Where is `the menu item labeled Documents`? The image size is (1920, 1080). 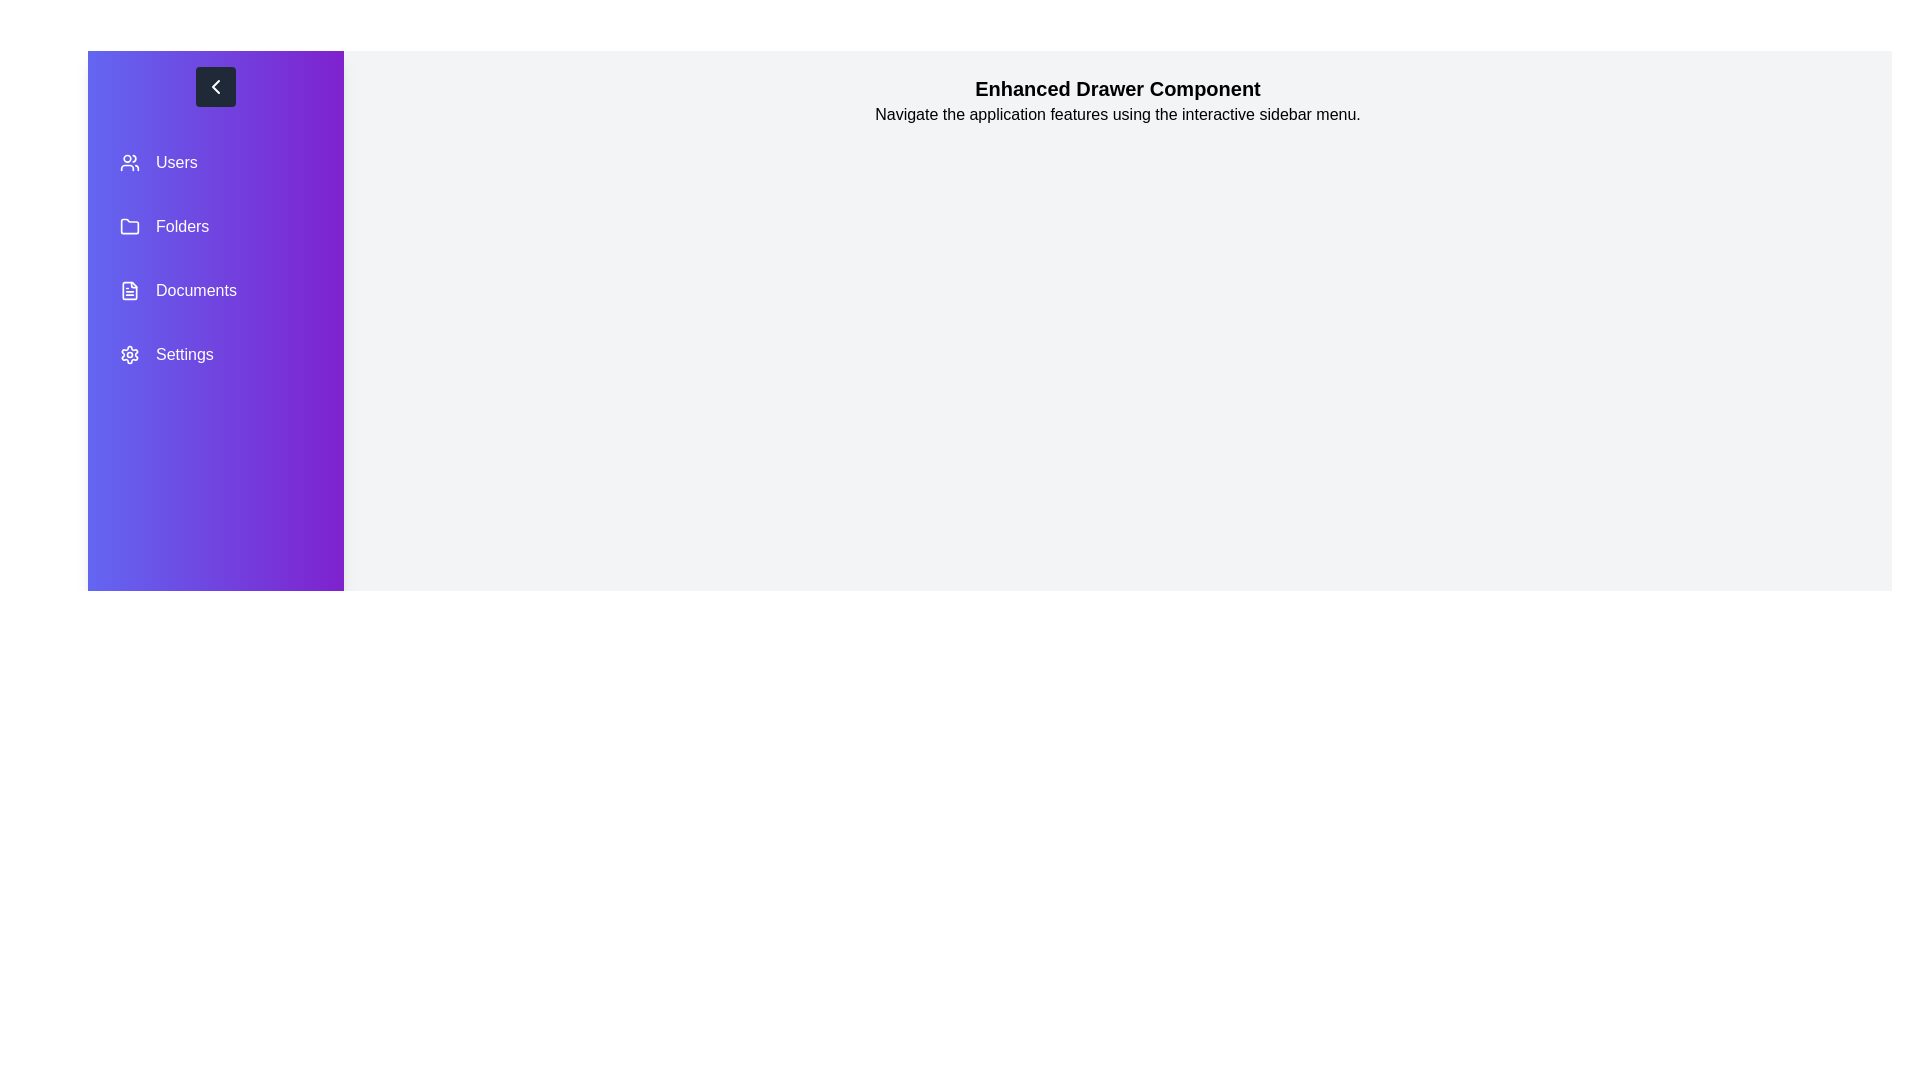
the menu item labeled Documents is located at coordinates (216, 290).